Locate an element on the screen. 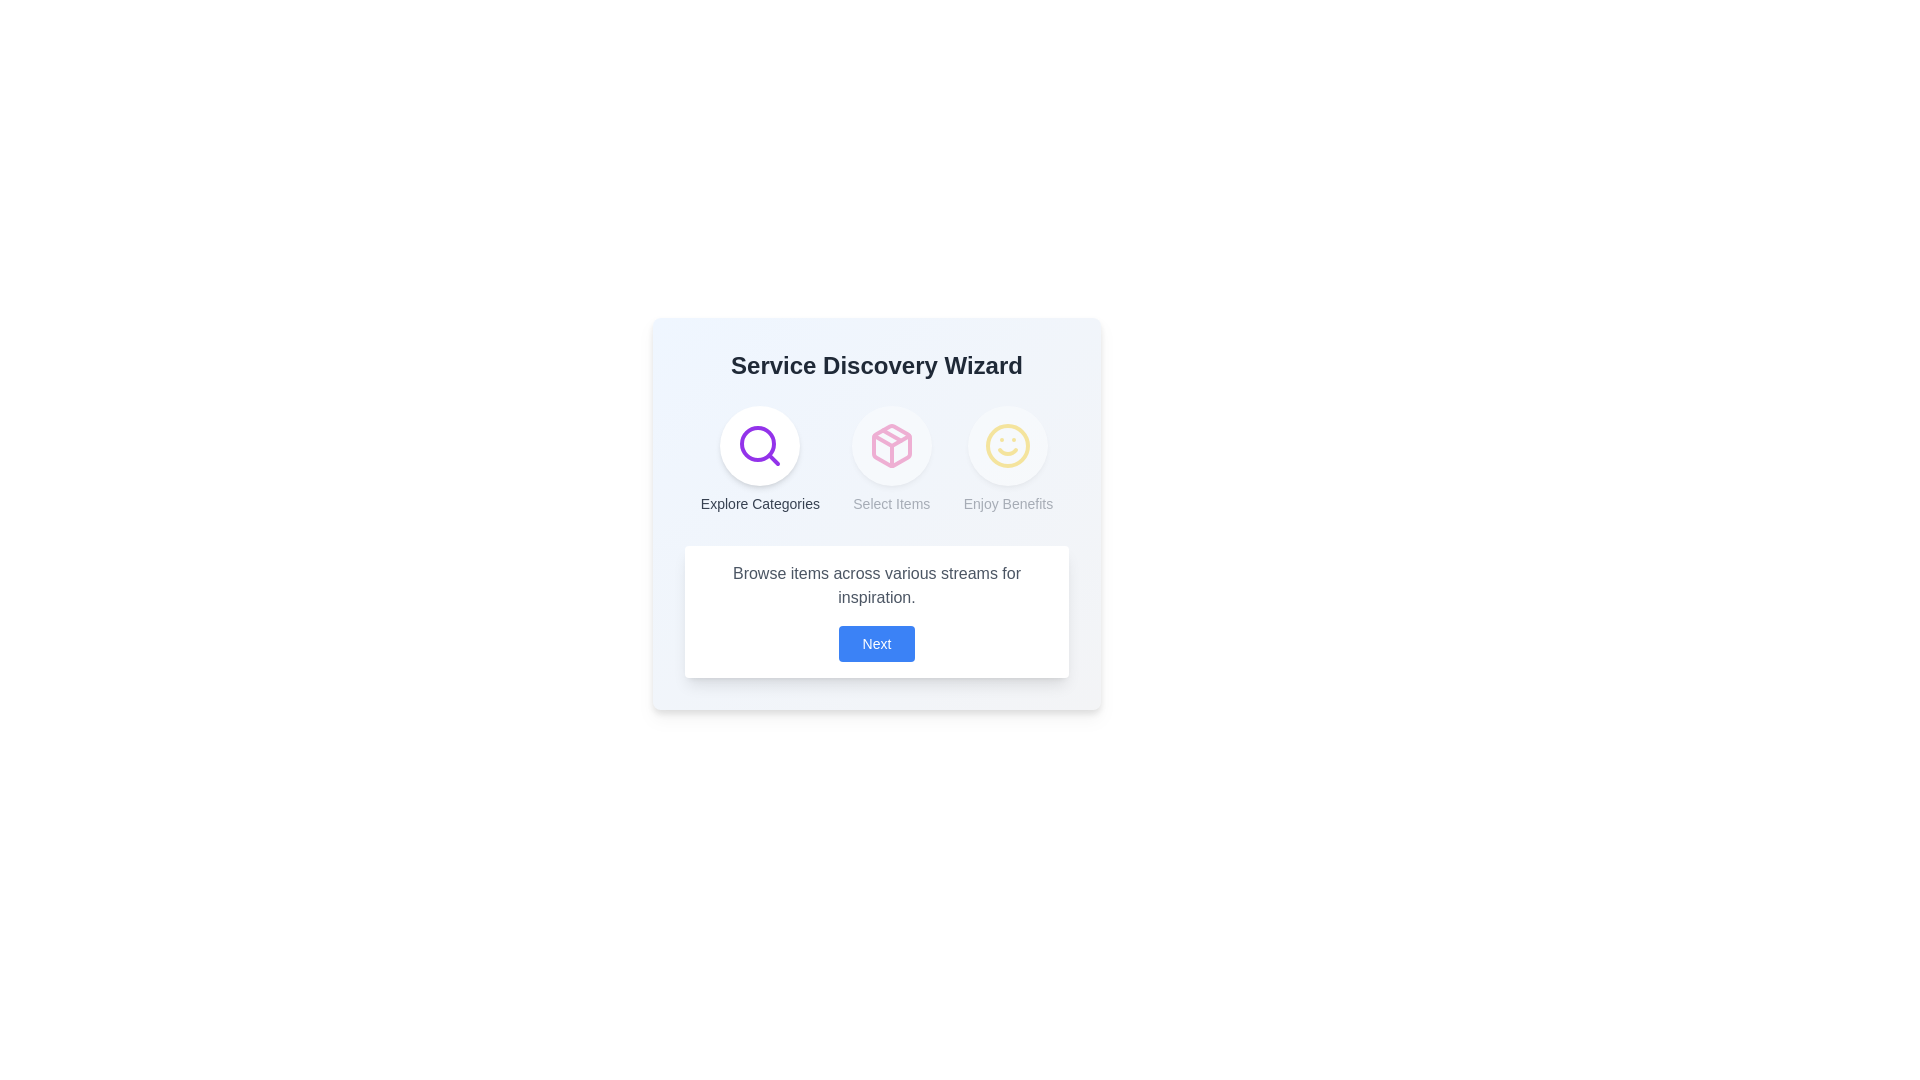 The width and height of the screenshot is (1920, 1080). the step icon for Enjoy Benefits is located at coordinates (1008, 445).